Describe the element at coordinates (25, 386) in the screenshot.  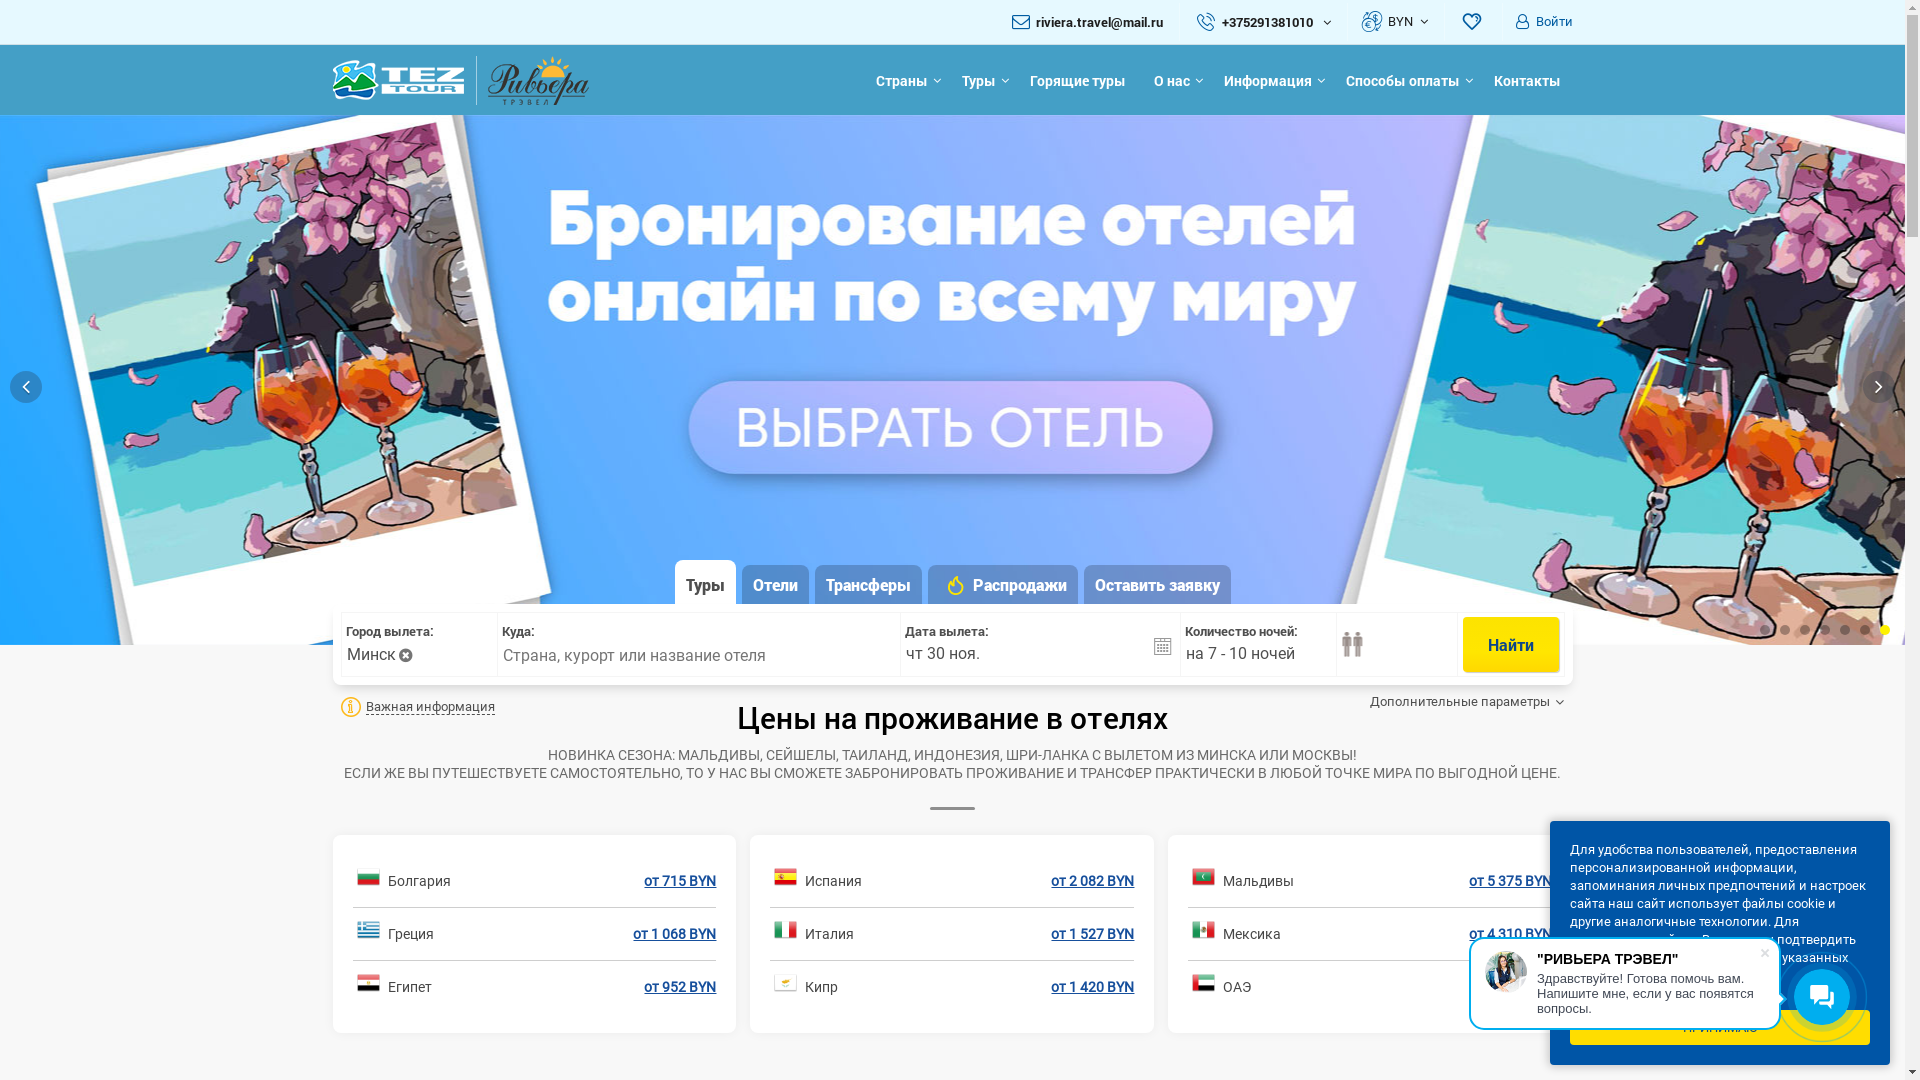
I see `'Prev'` at that location.